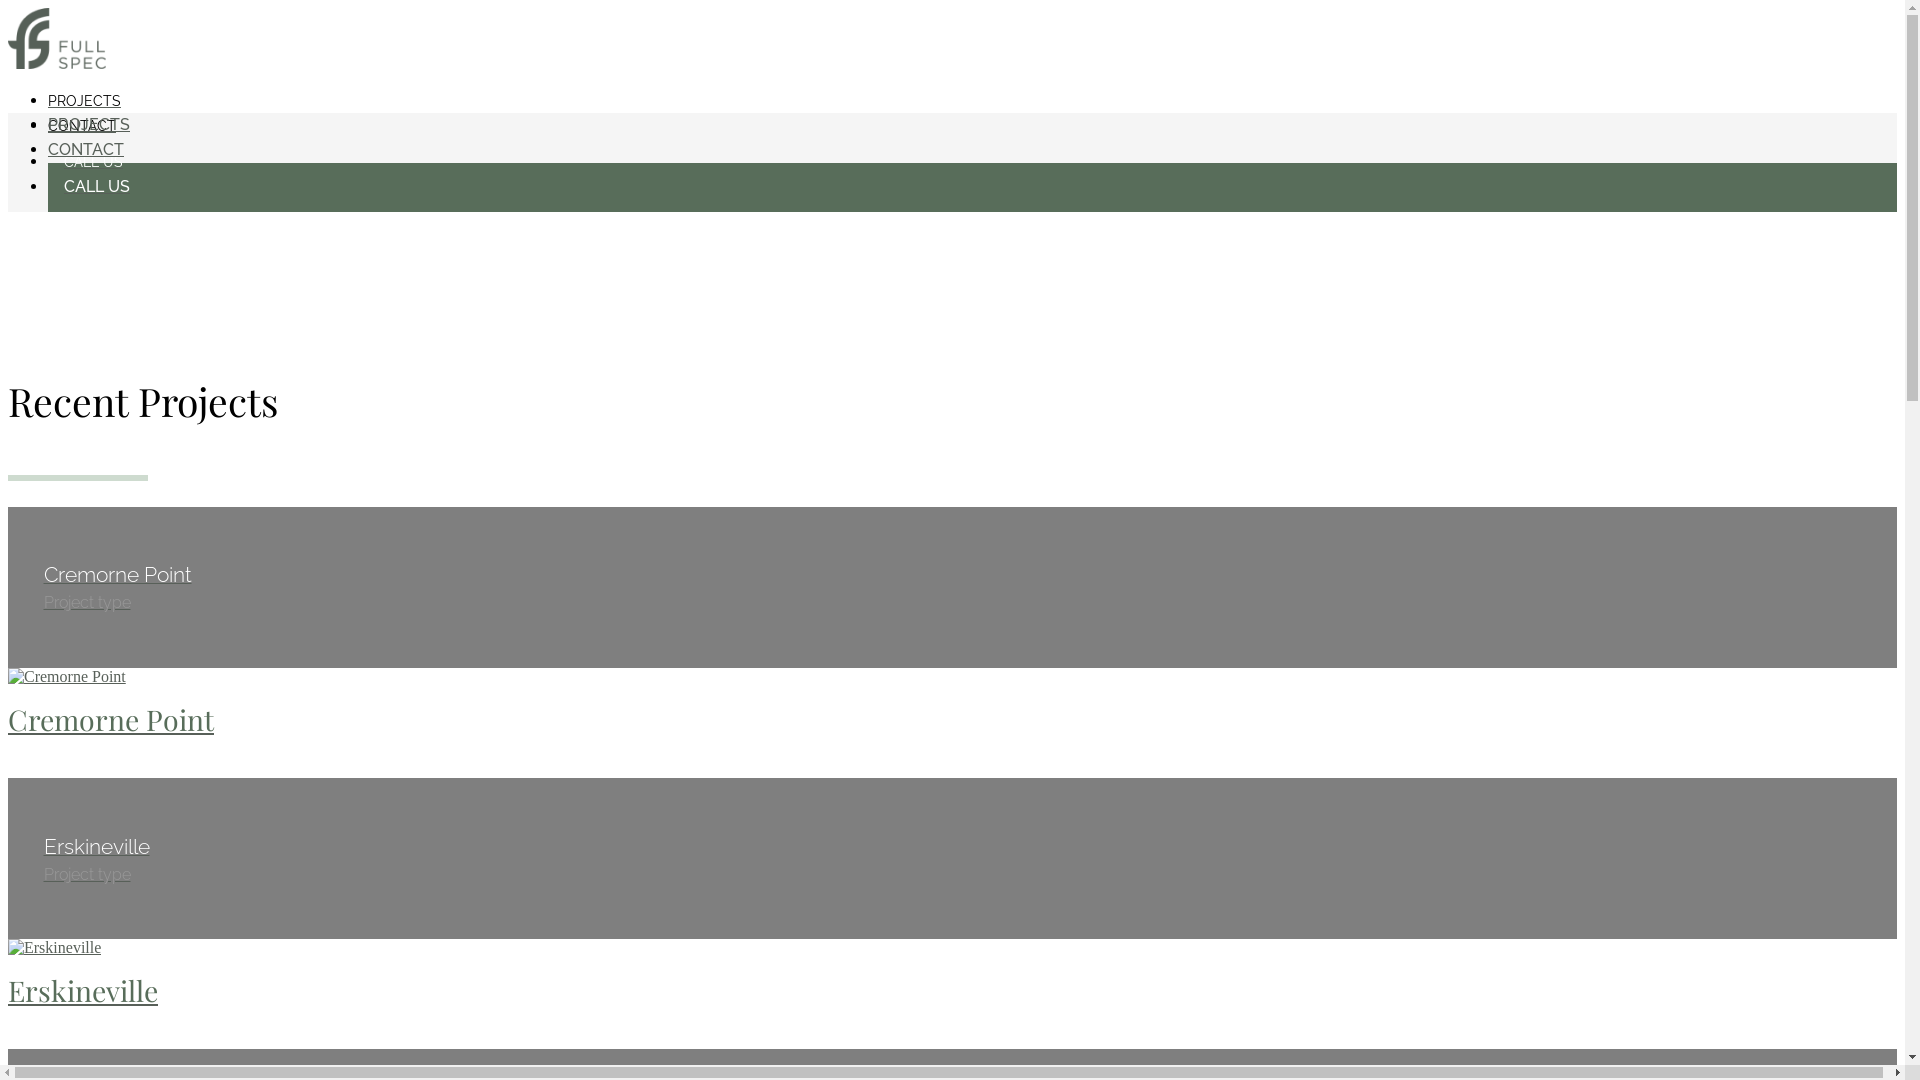 The width and height of the screenshot is (1920, 1080). What do you see at coordinates (80, 125) in the screenshot?
I see `'CONTACT'` at bounding box center [80, 125].